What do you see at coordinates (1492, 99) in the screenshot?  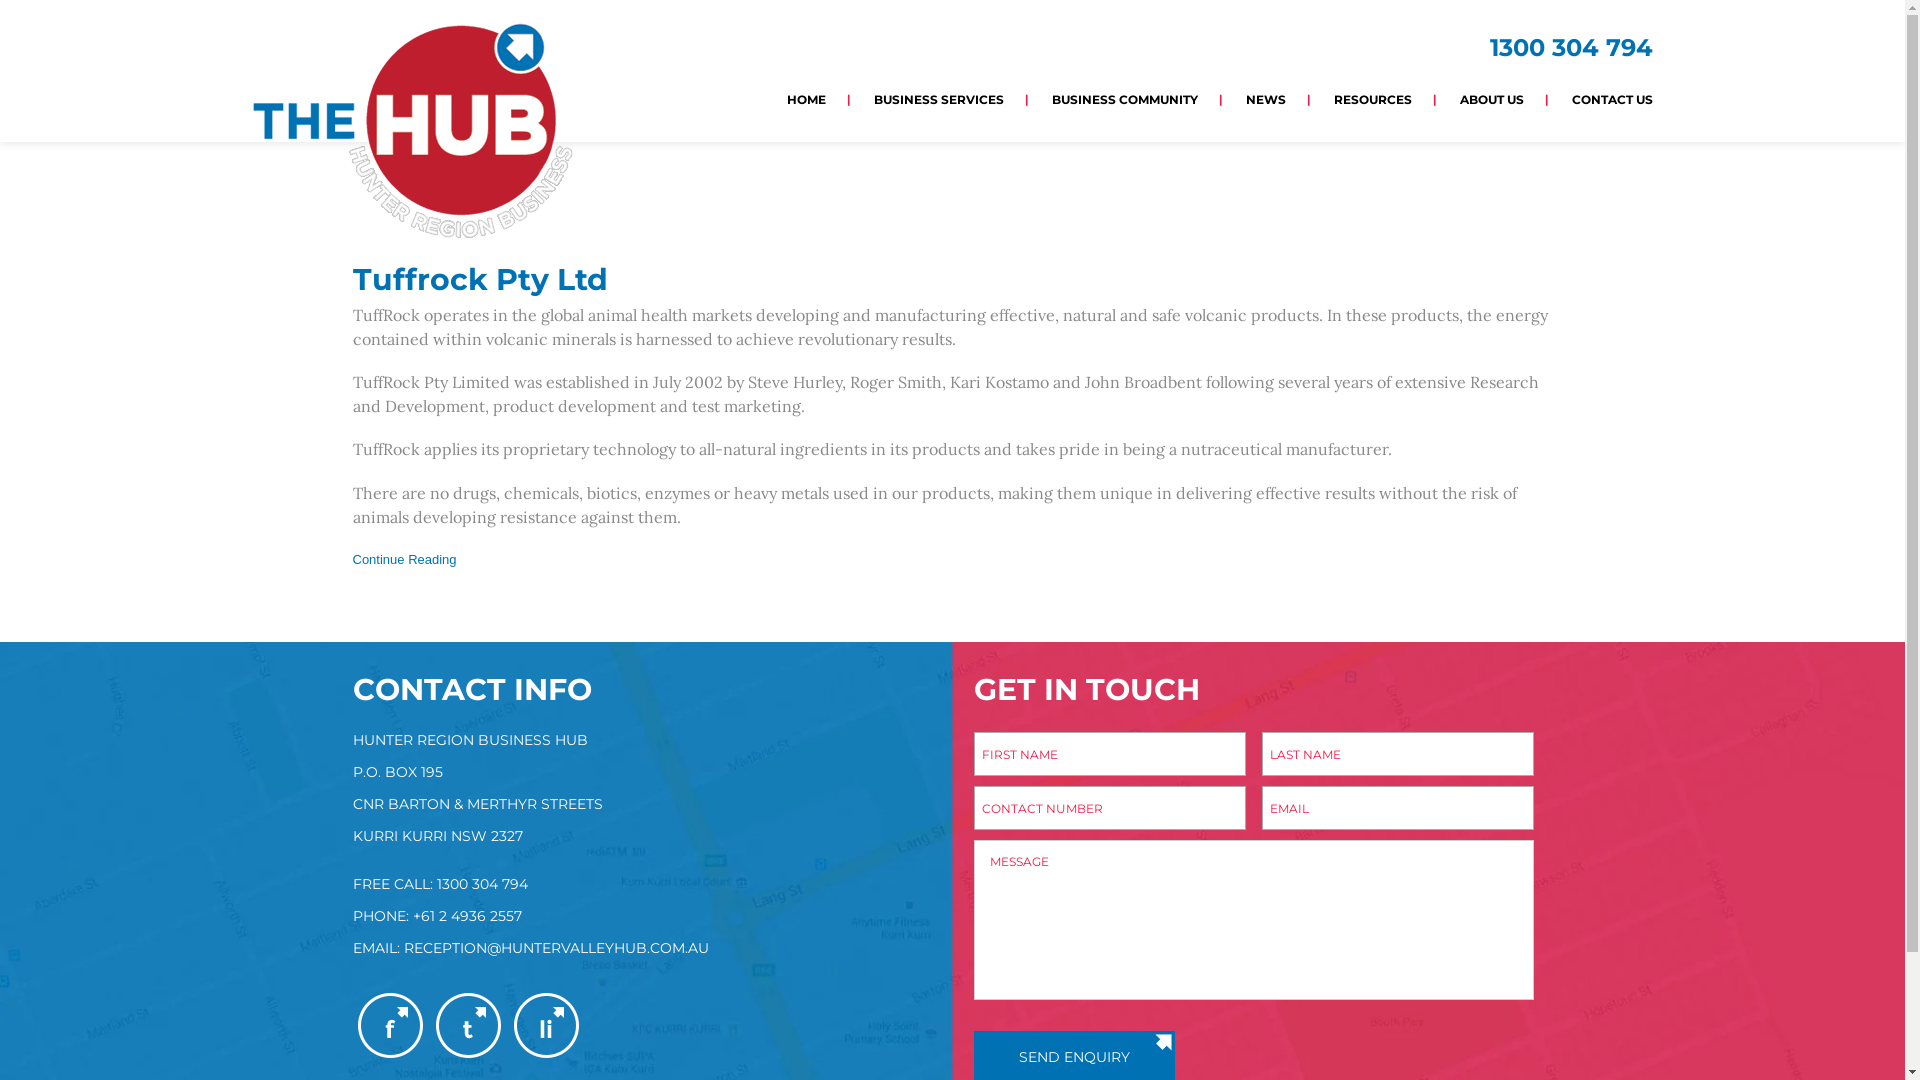 I see `'ABOUT US'` at bounding box center [1492, 99].